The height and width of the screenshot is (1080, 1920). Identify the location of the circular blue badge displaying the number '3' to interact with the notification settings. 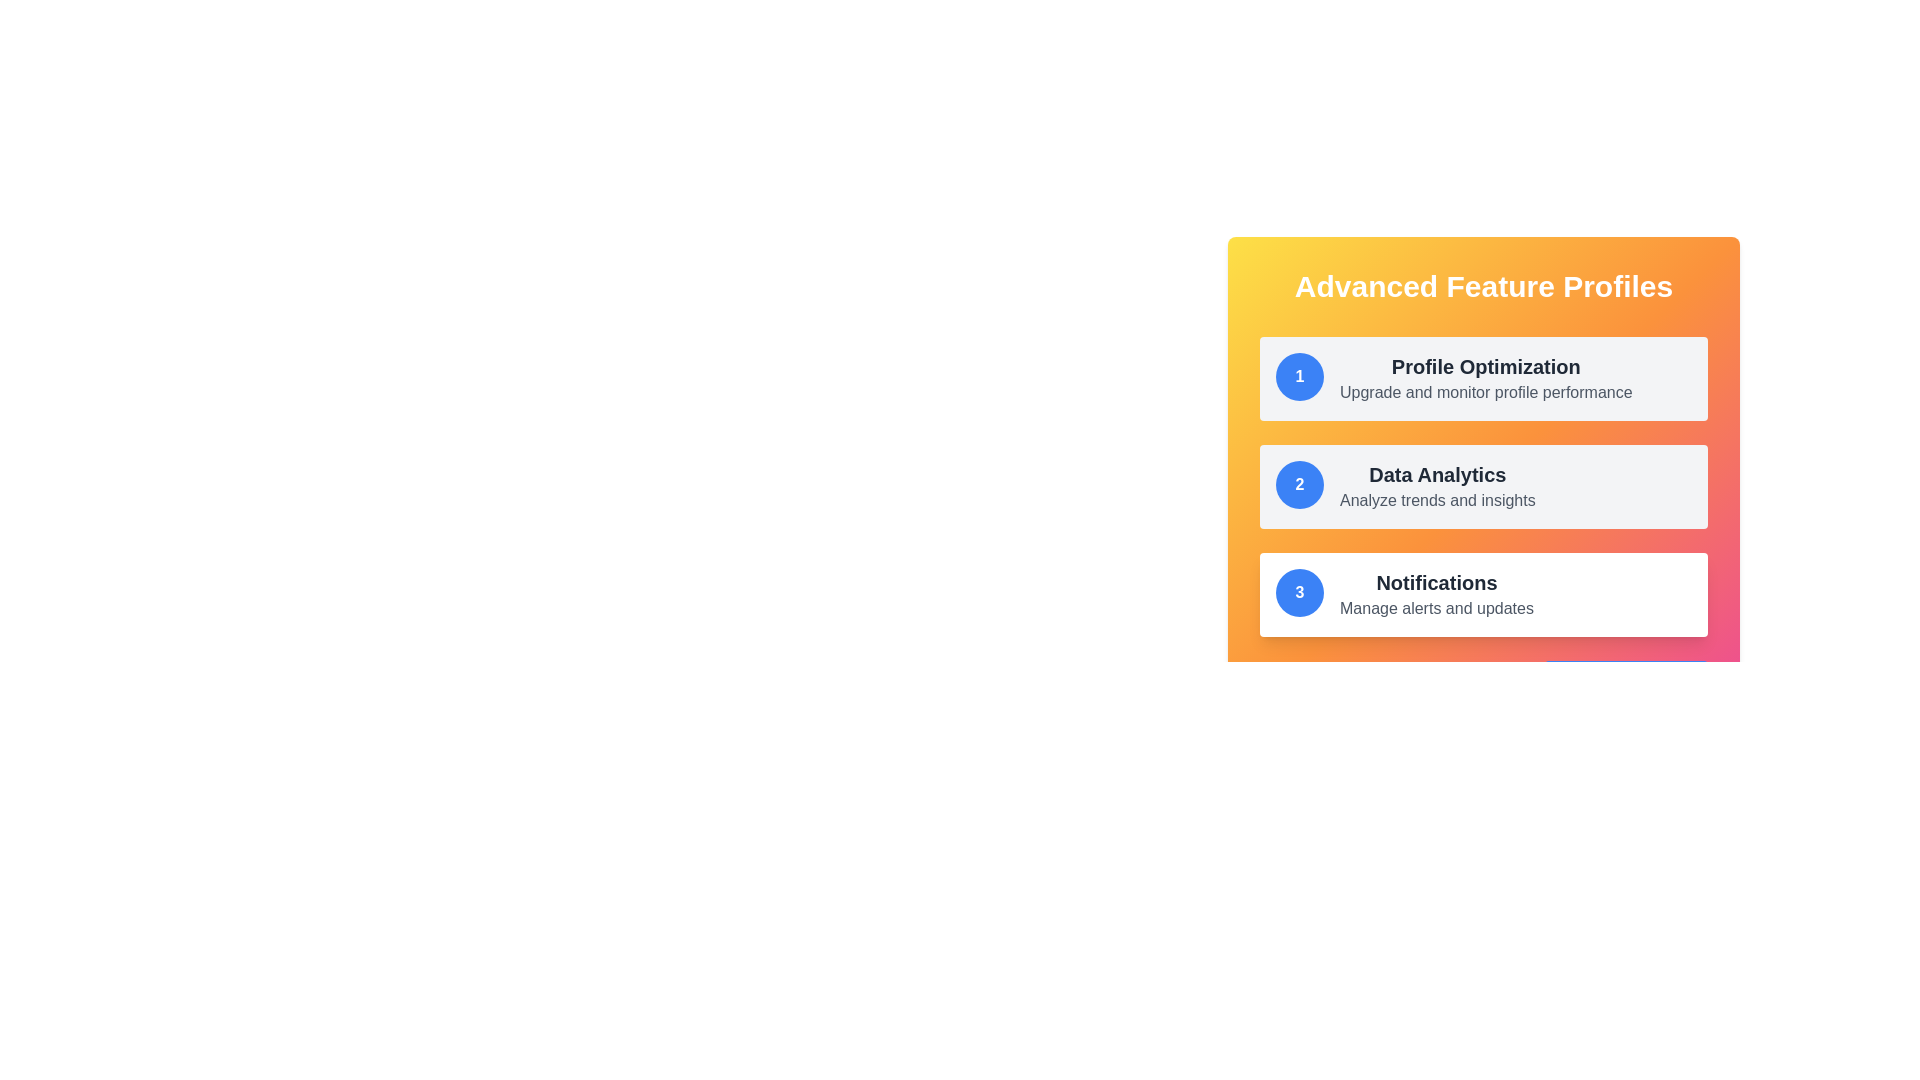
(1300, 592).